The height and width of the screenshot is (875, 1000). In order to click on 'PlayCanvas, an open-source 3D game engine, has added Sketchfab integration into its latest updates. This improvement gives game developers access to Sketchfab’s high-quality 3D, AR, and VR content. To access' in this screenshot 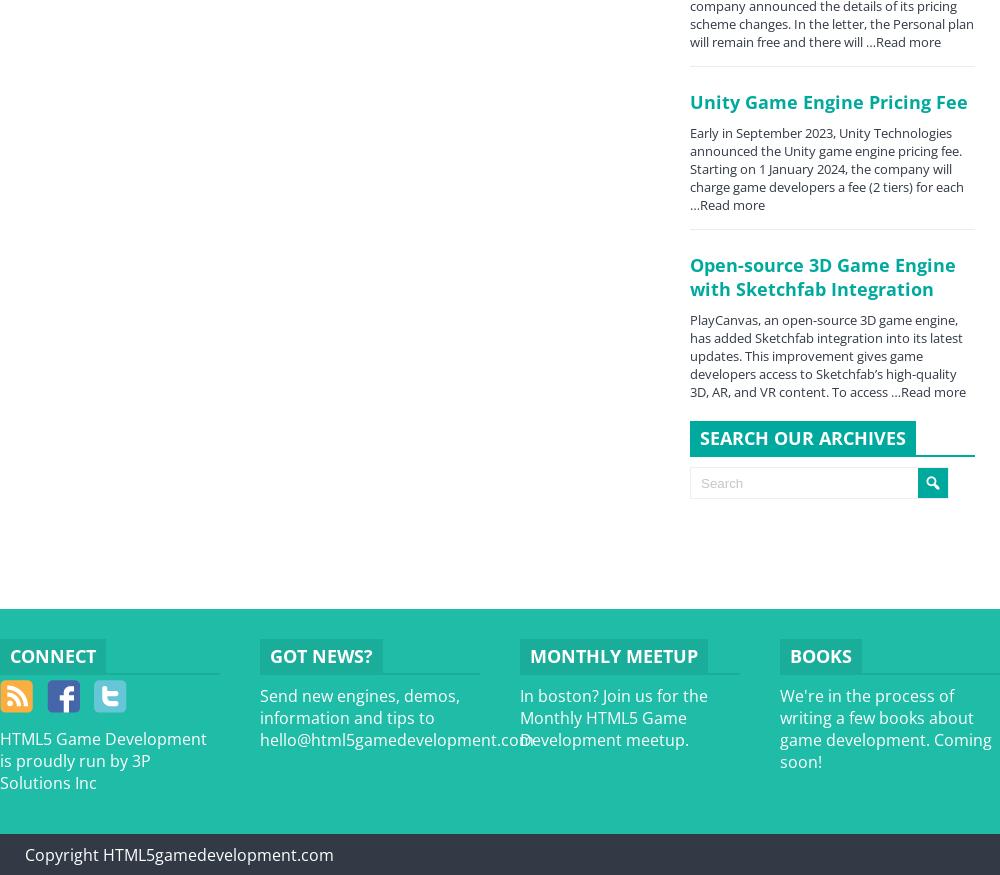, I will do `click(689, 356)`.